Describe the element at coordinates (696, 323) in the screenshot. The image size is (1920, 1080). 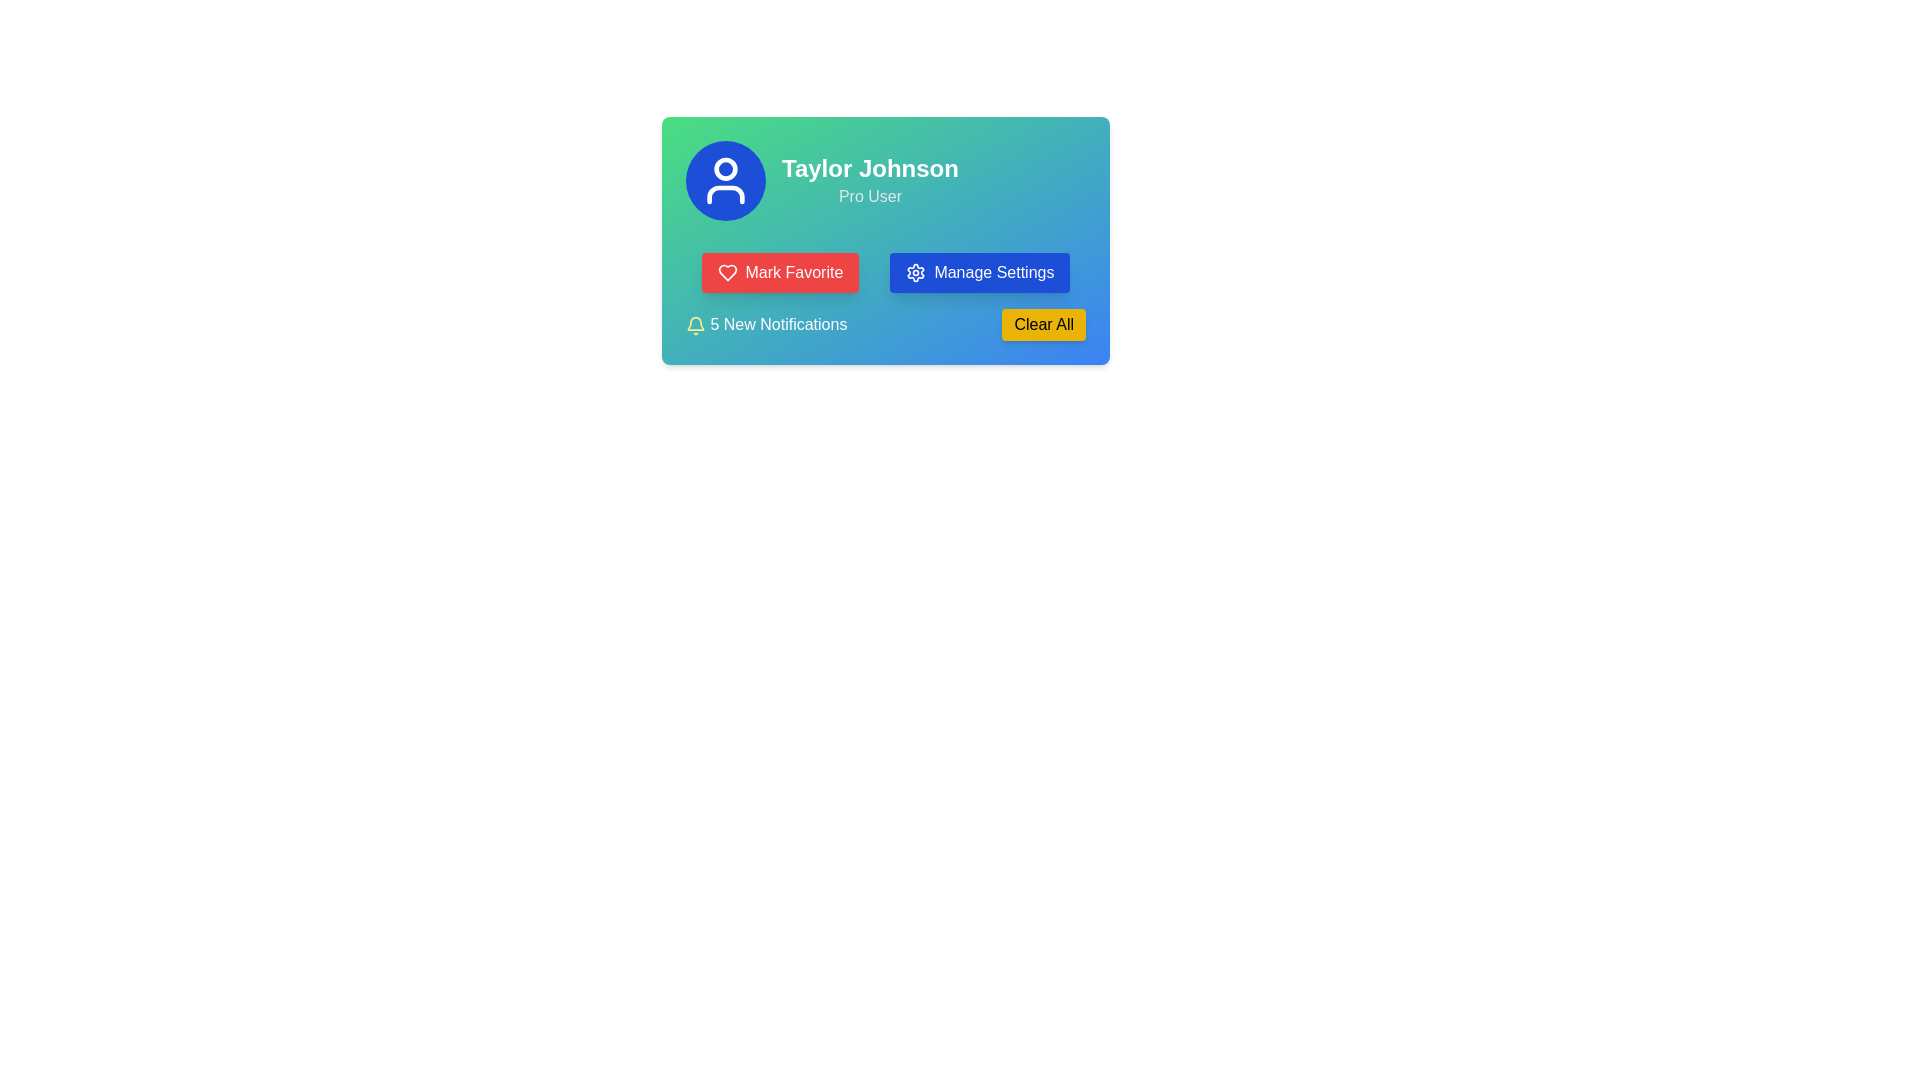
I see `the yellow bell icon indicating '5 New Notifications' located in the lower-left section of the card for user 'Taylor Johnson'` at that location.